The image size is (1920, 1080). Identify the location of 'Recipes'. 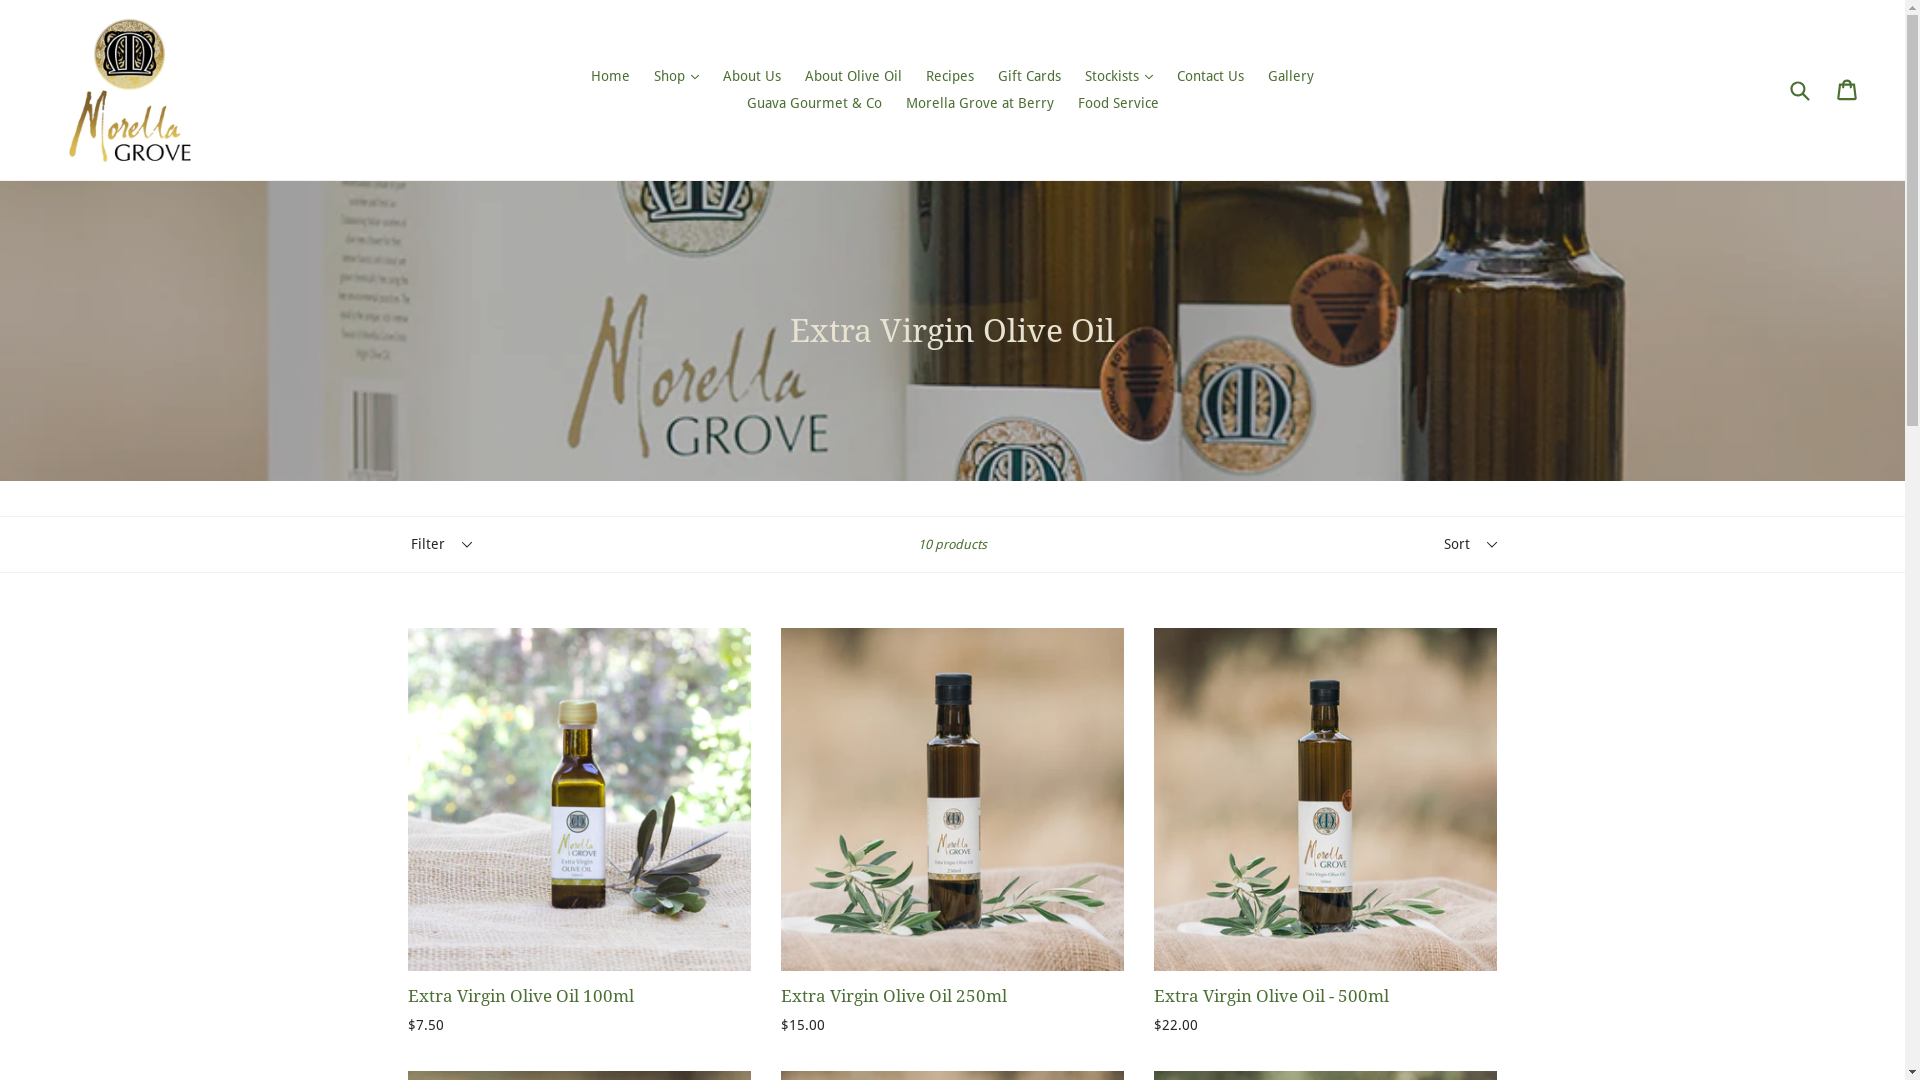
(949, 75).